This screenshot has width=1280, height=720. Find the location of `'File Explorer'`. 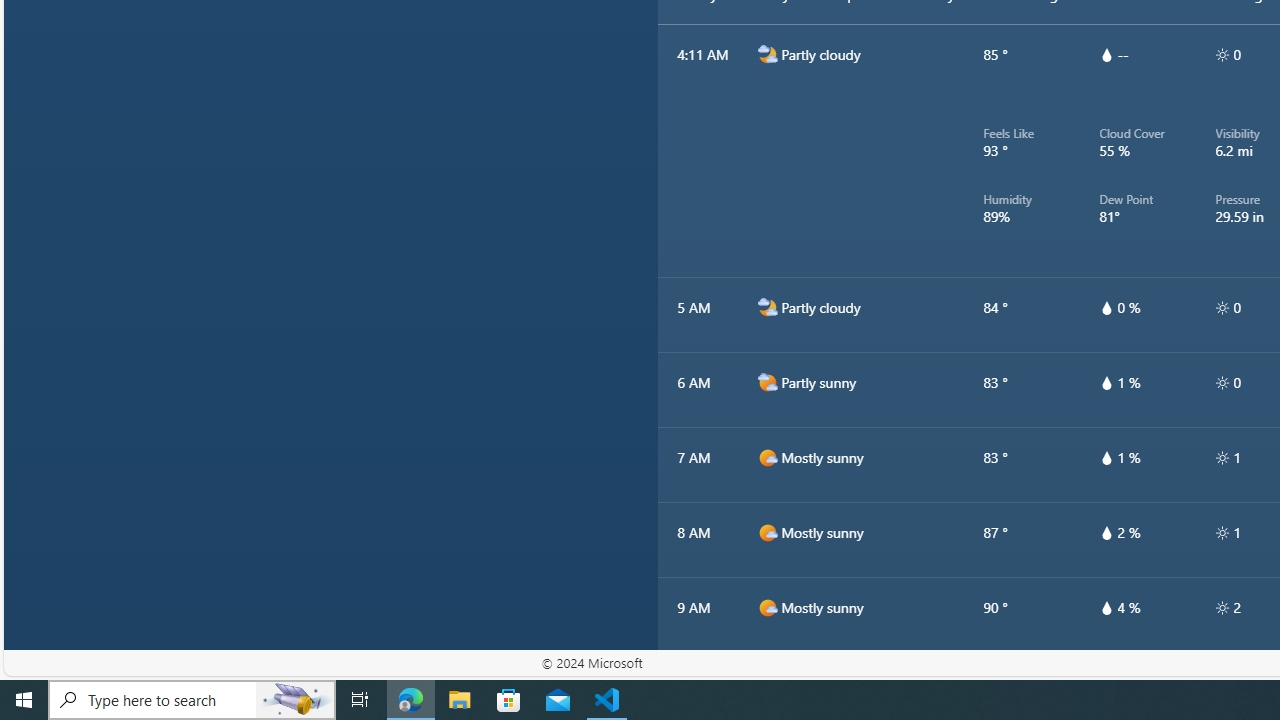

'File Explorer' is located at coordinates (459, 698).